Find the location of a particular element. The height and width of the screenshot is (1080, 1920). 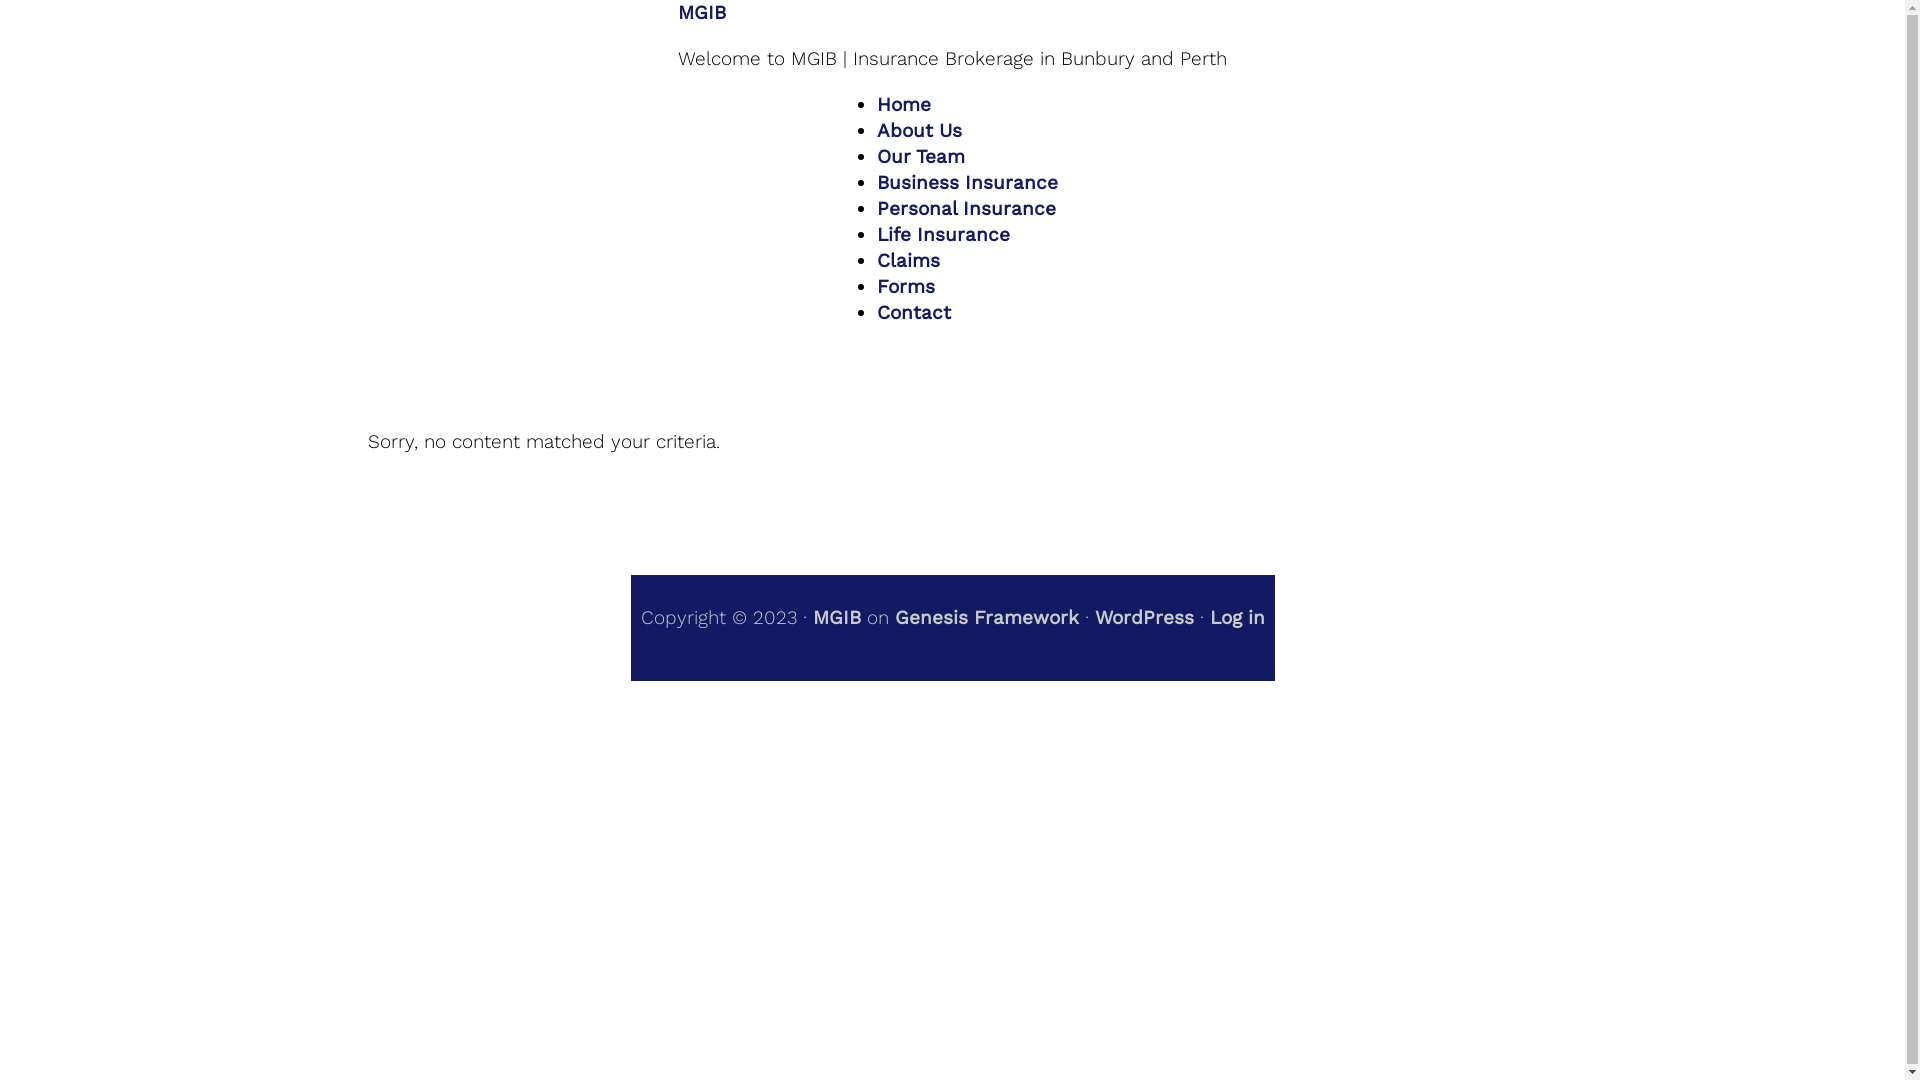

'About Us' is located at coordinates (918, 130).